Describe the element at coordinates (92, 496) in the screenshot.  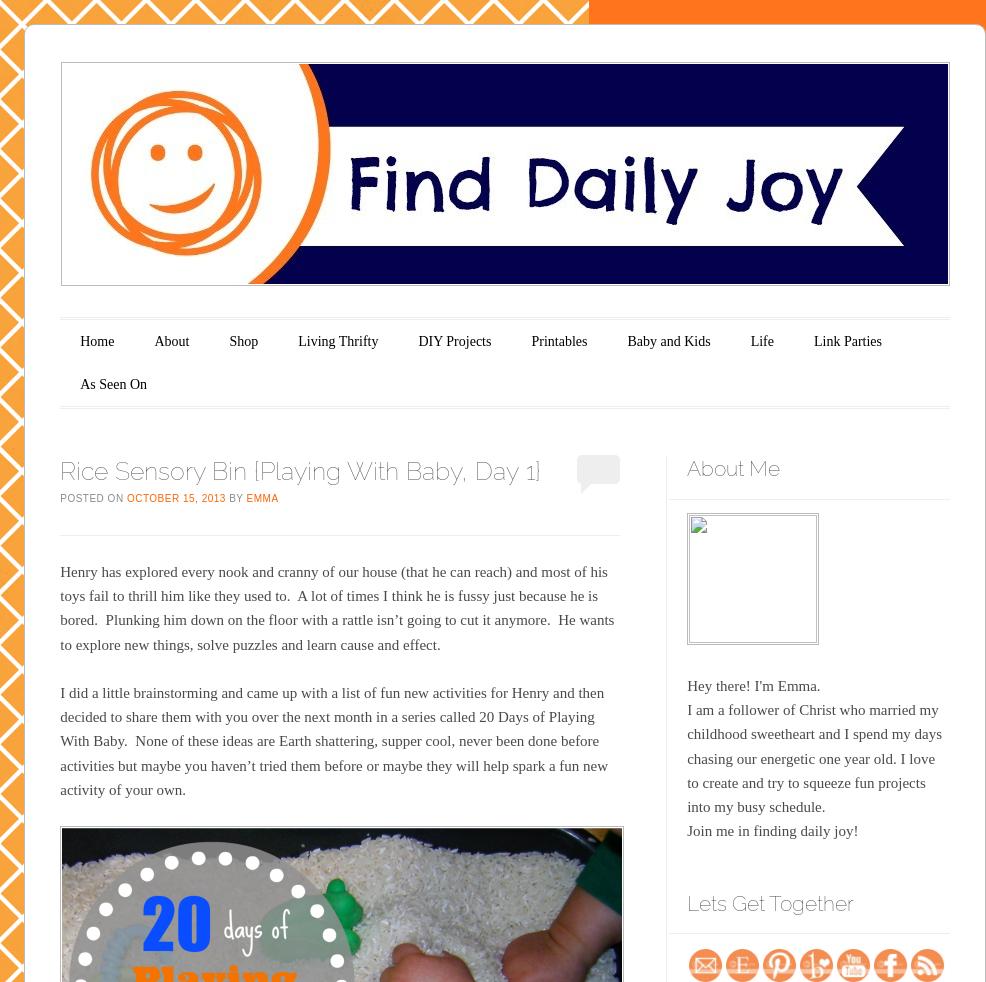
I see `'Posted on'` at that location.